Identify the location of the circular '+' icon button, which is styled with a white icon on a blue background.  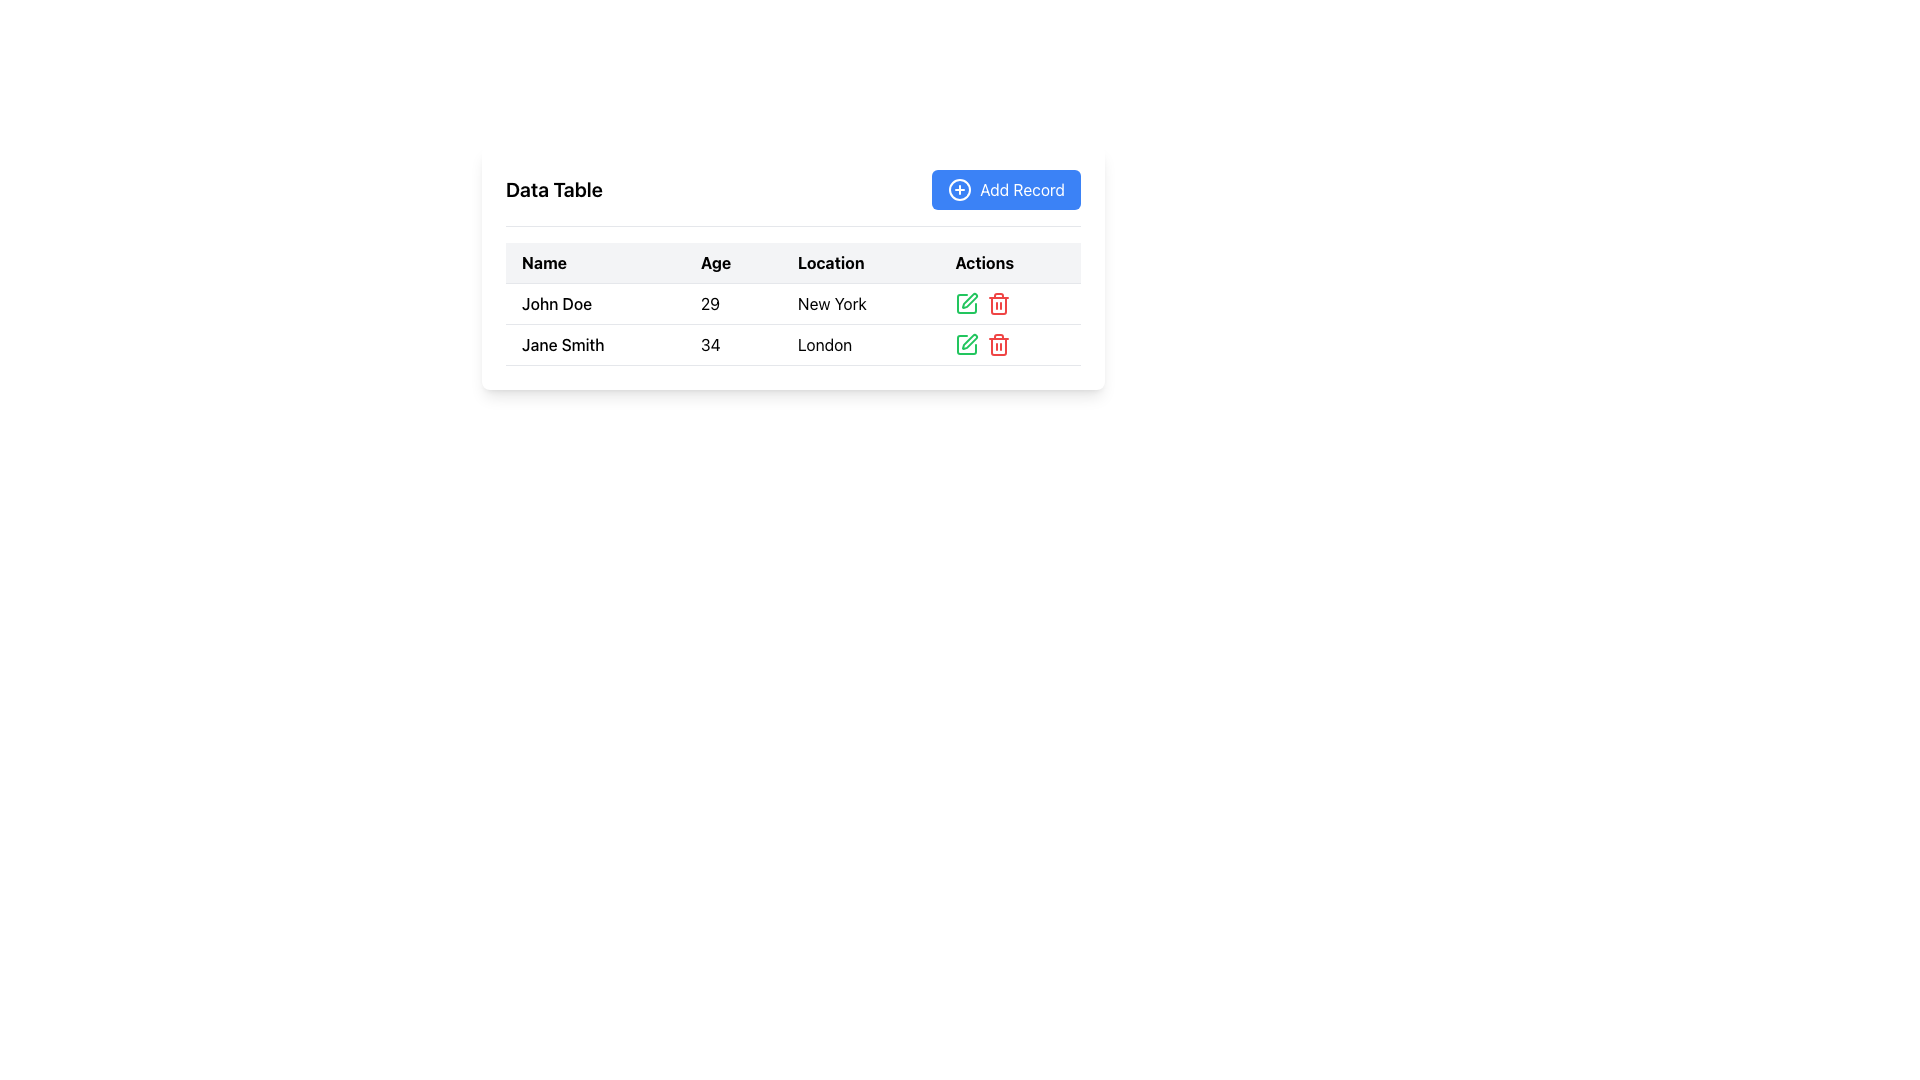
(960, 189).